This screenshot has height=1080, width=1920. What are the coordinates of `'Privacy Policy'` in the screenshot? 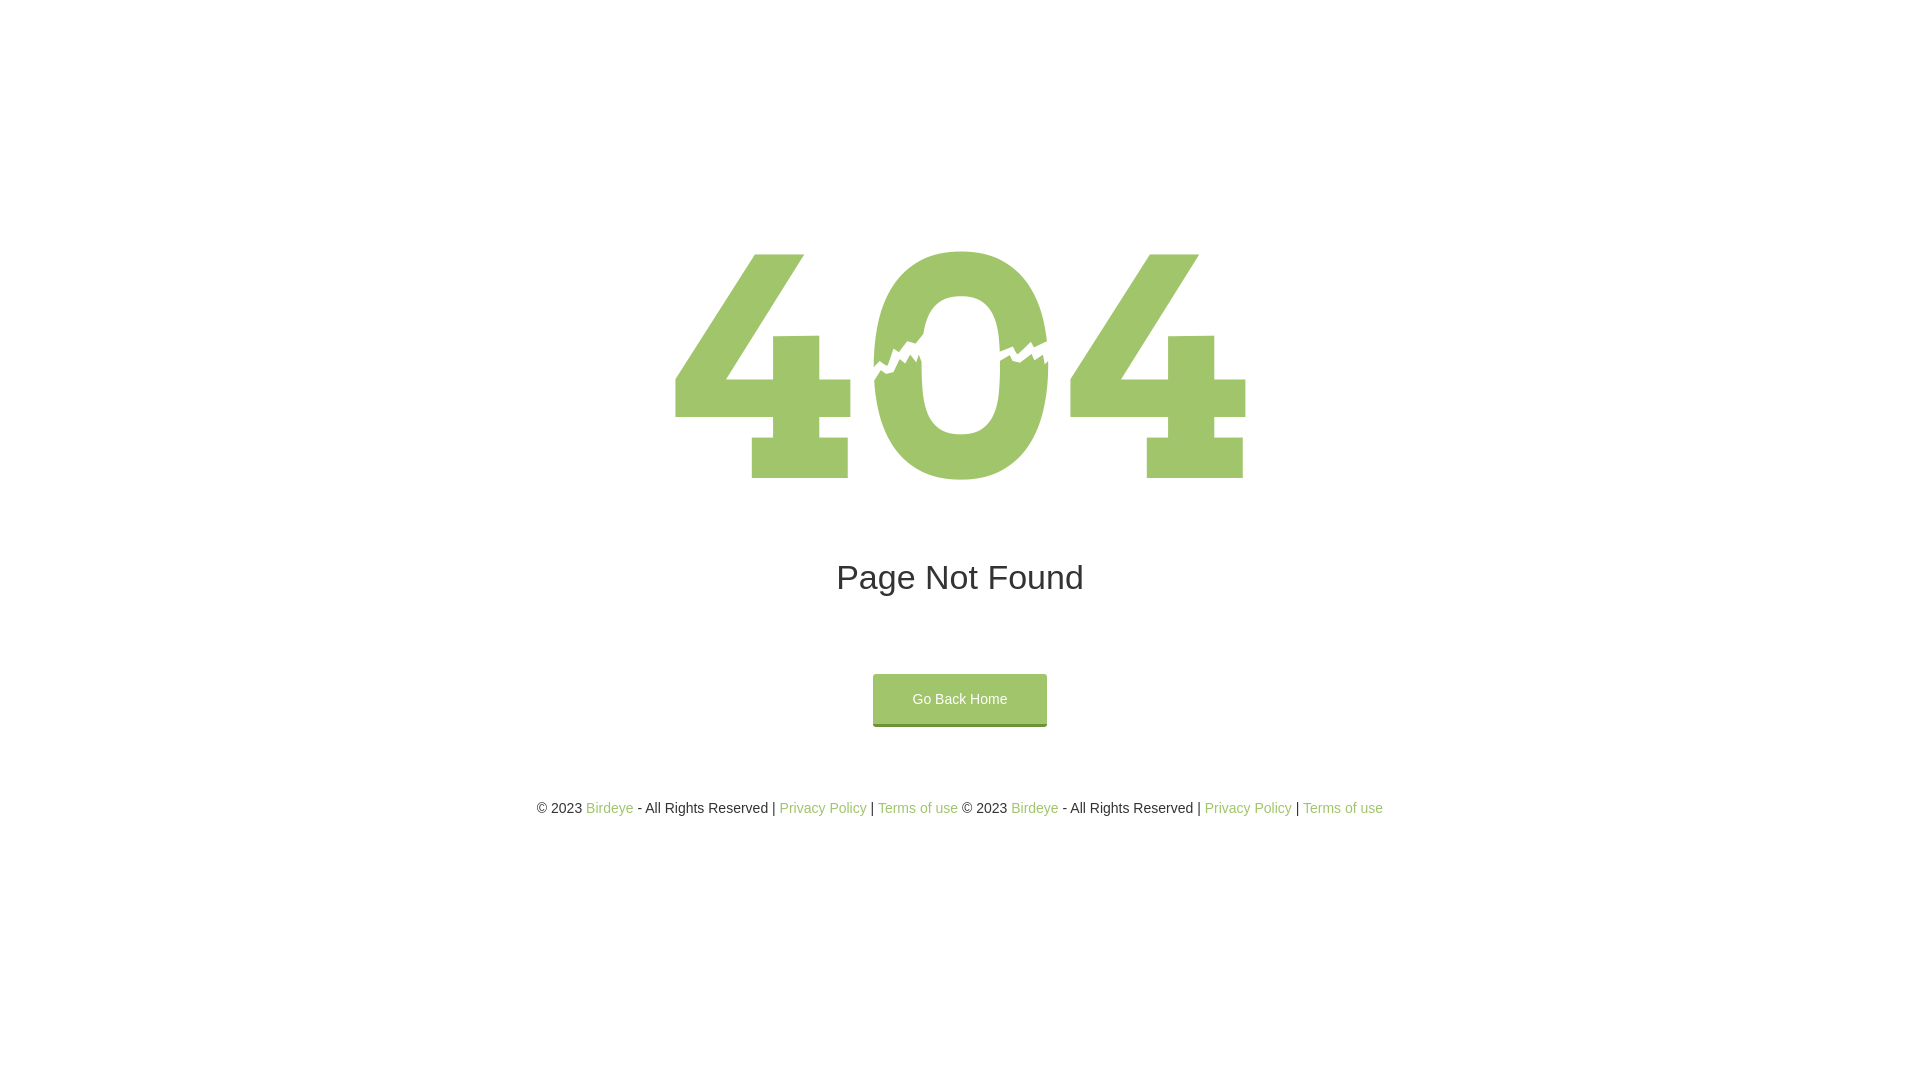 It's located at (778, 806).